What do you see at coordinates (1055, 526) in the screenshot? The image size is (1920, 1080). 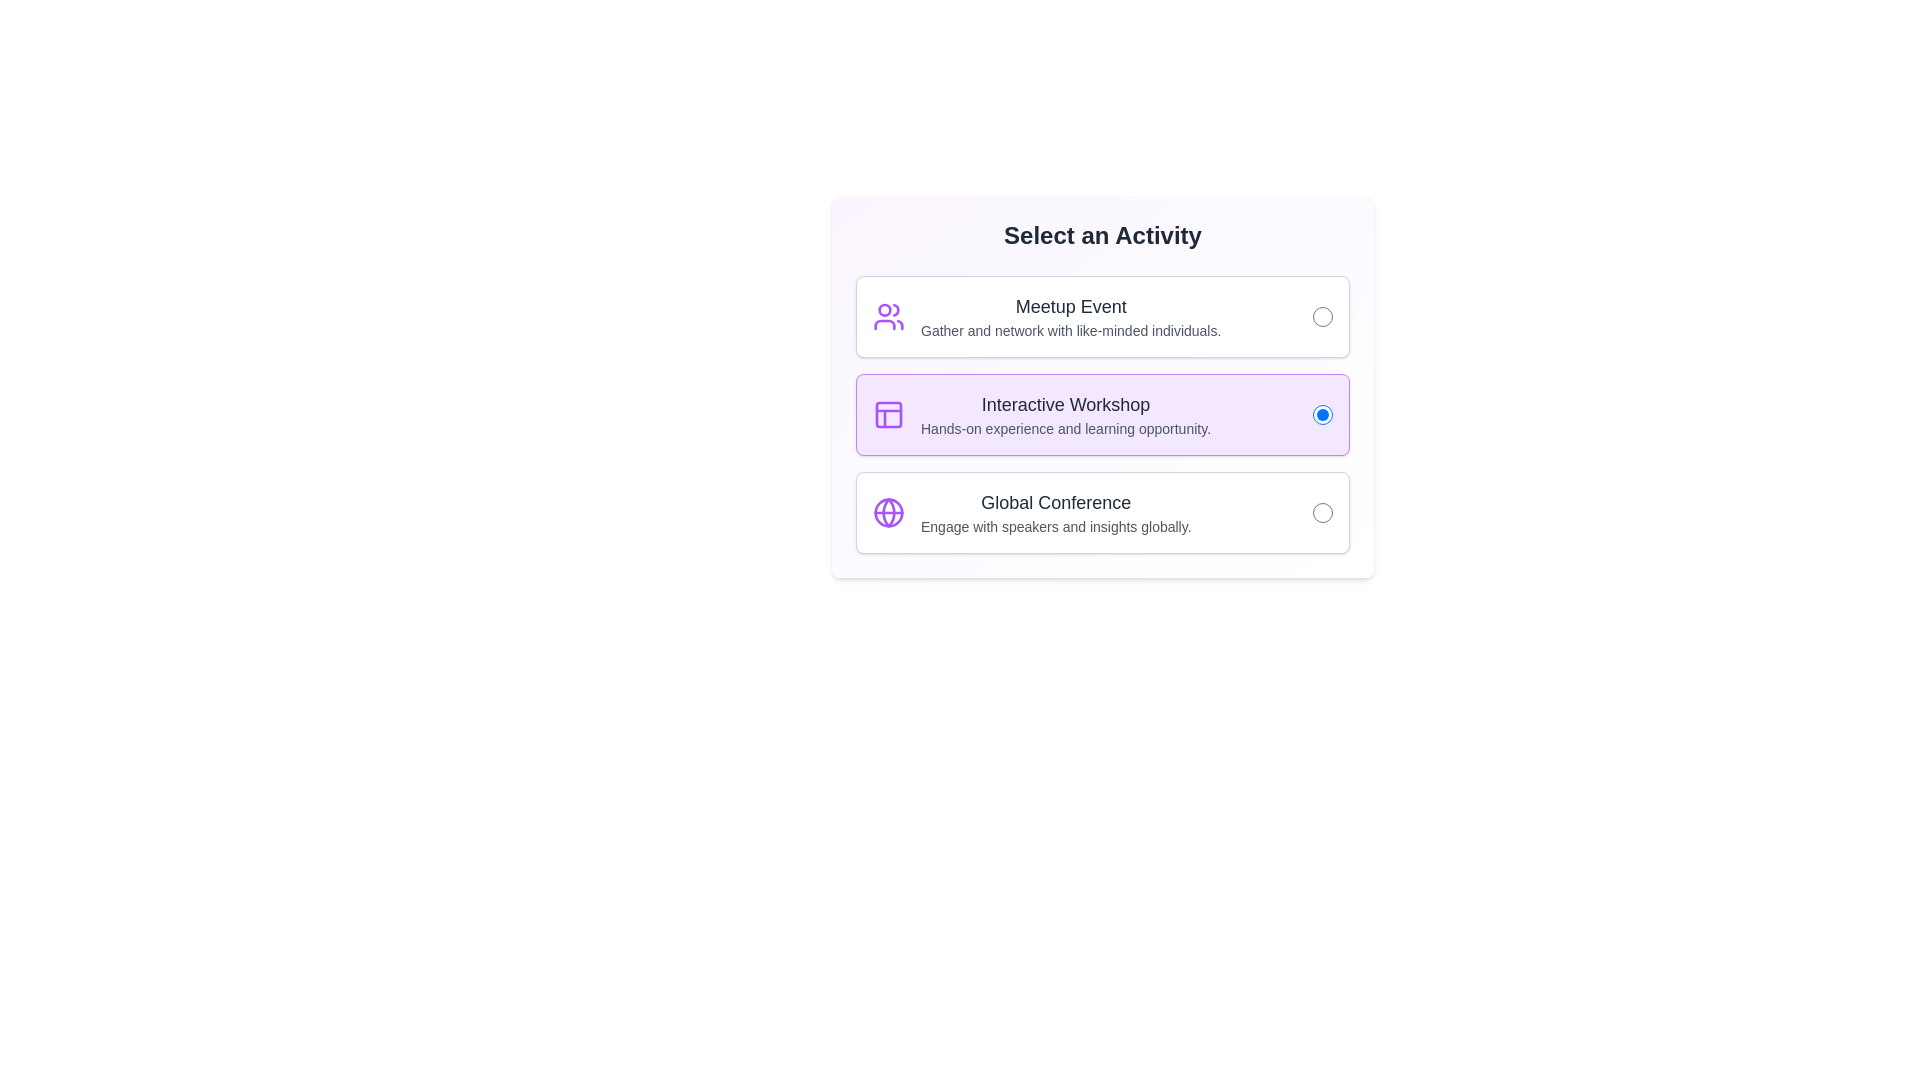 I see `the text element that displays 'Engage with speakers and insights globally.', which is styled in gray and located beneath the 'Global Conference' title` at bounding box center [1055, 526].